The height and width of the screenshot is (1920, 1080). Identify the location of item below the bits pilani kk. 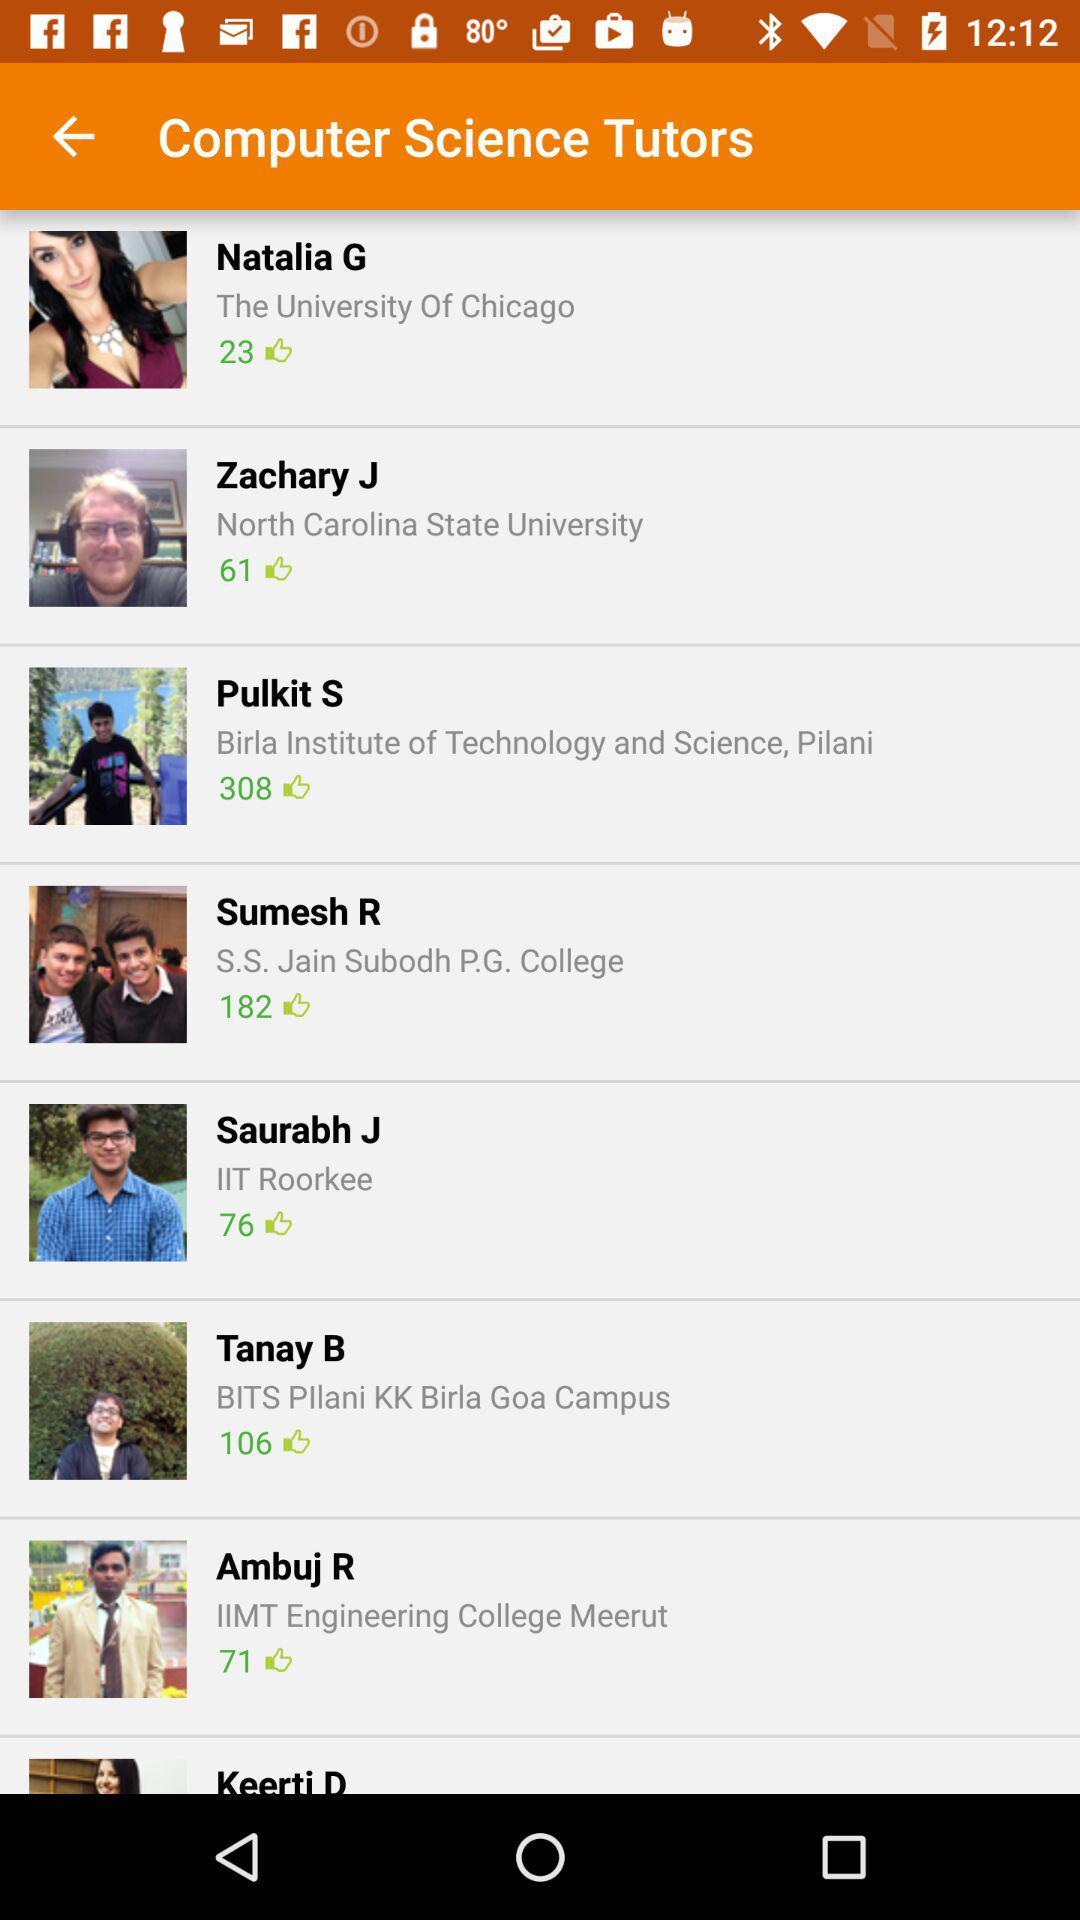
(263, 1441).